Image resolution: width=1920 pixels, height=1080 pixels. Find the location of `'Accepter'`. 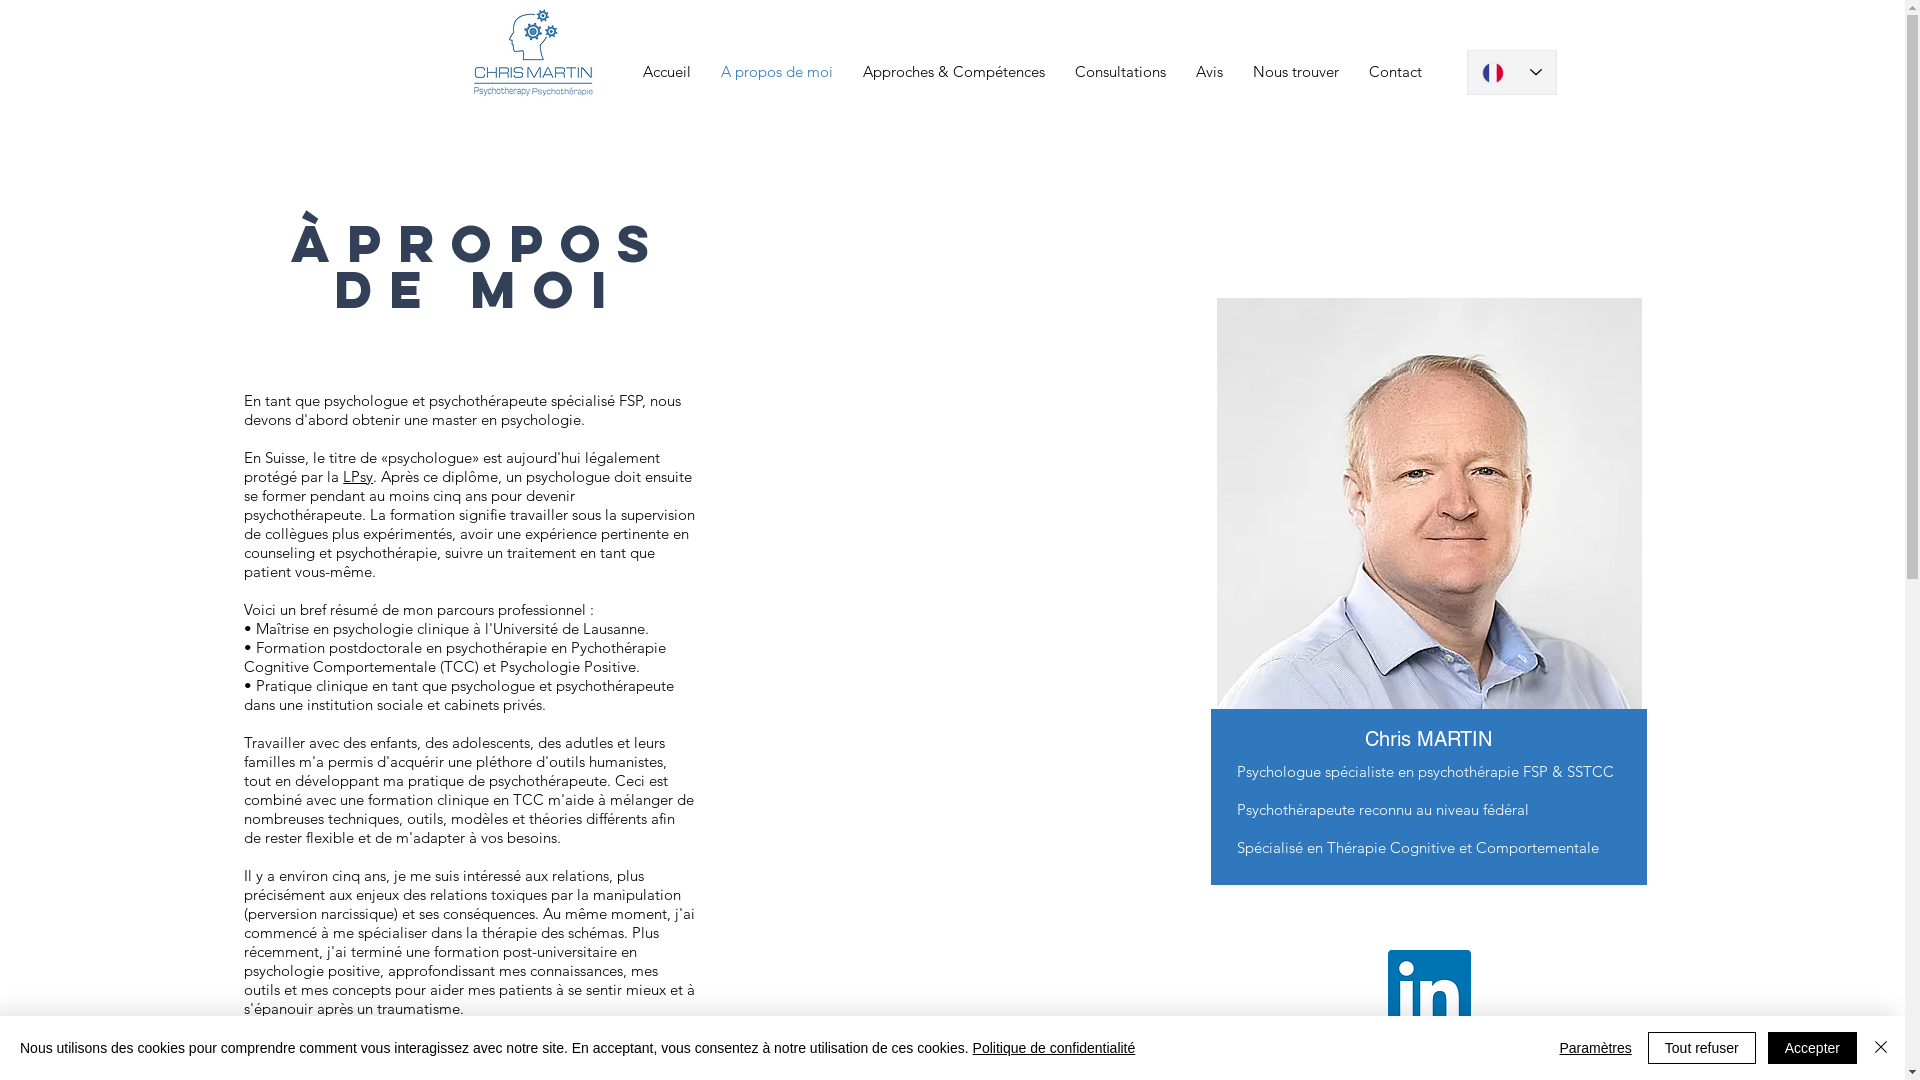

'Accepter' is located at coordinates (1812, 1047).